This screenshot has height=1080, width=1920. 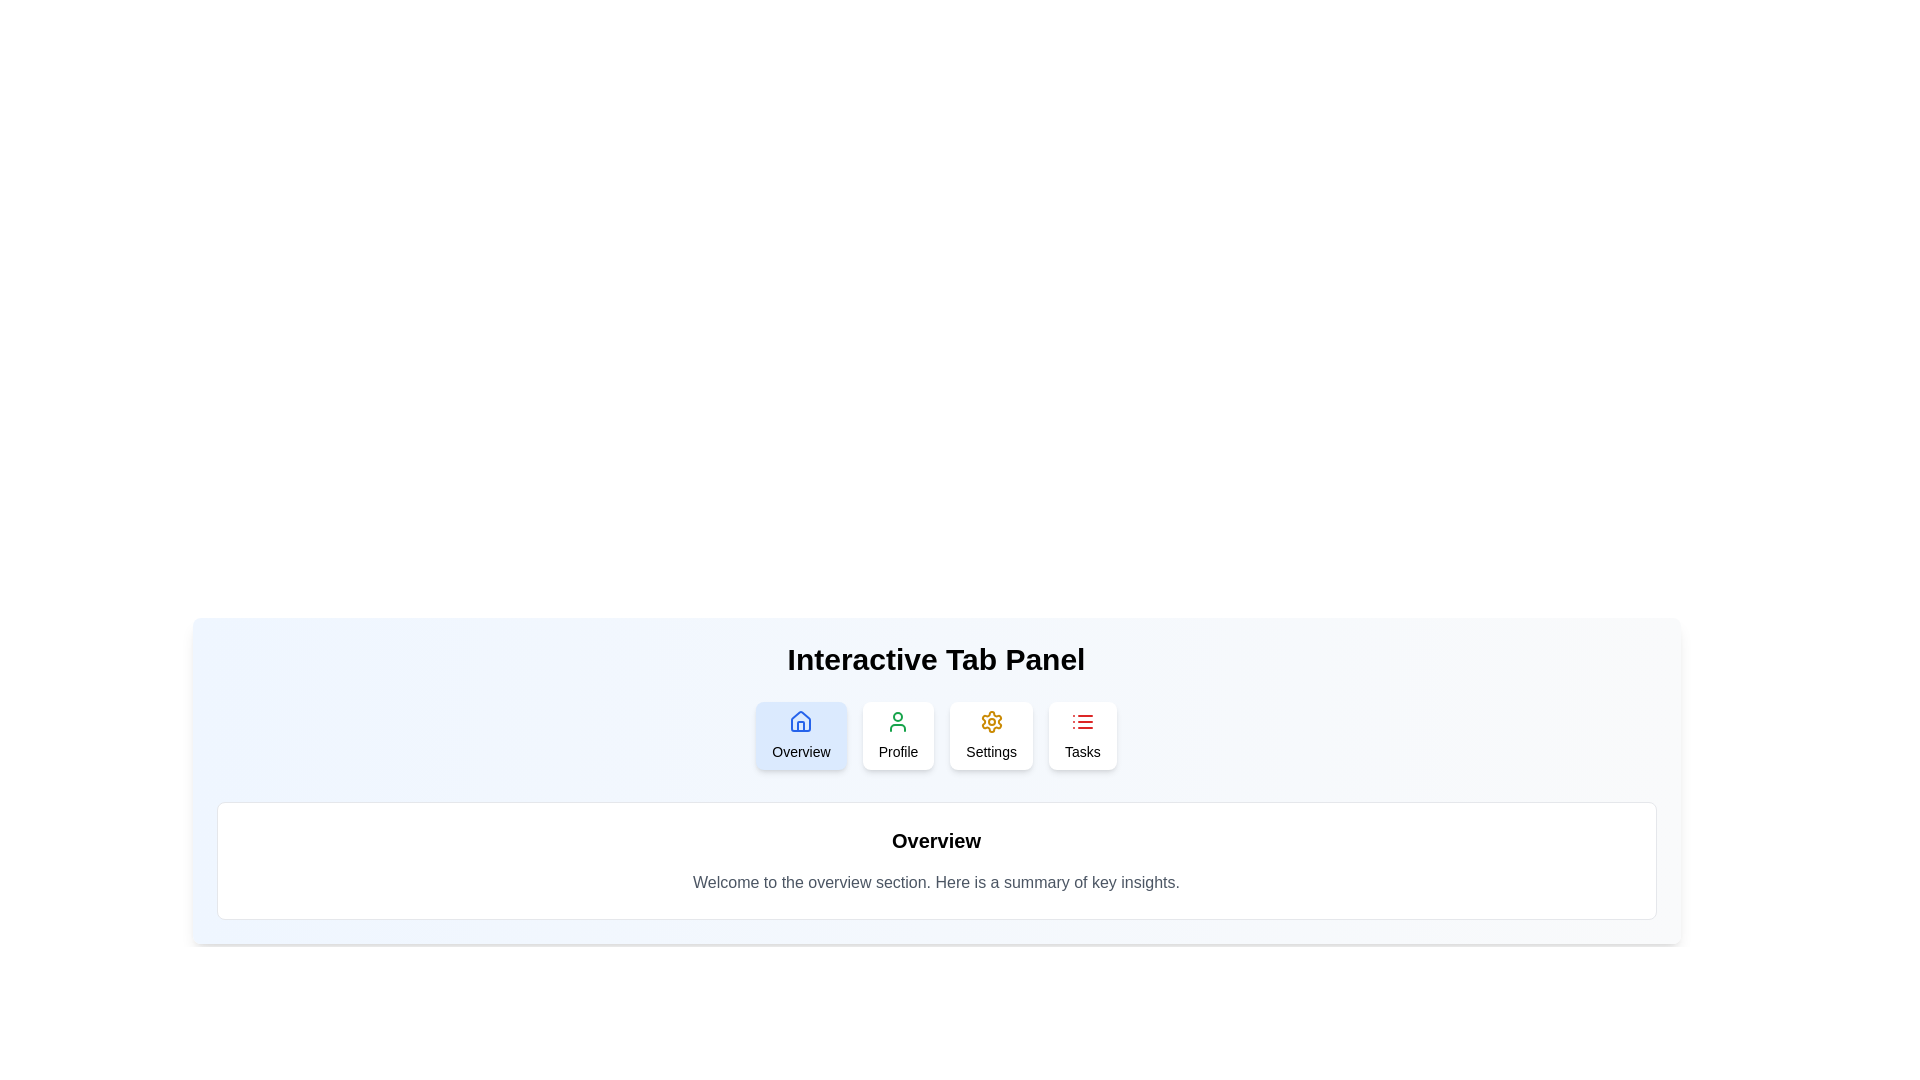 What do you see at coordinates (801, 736) in the screenshot?
I see `the Overview tab to observe the transition and content change` at bounding box center [801, 736].